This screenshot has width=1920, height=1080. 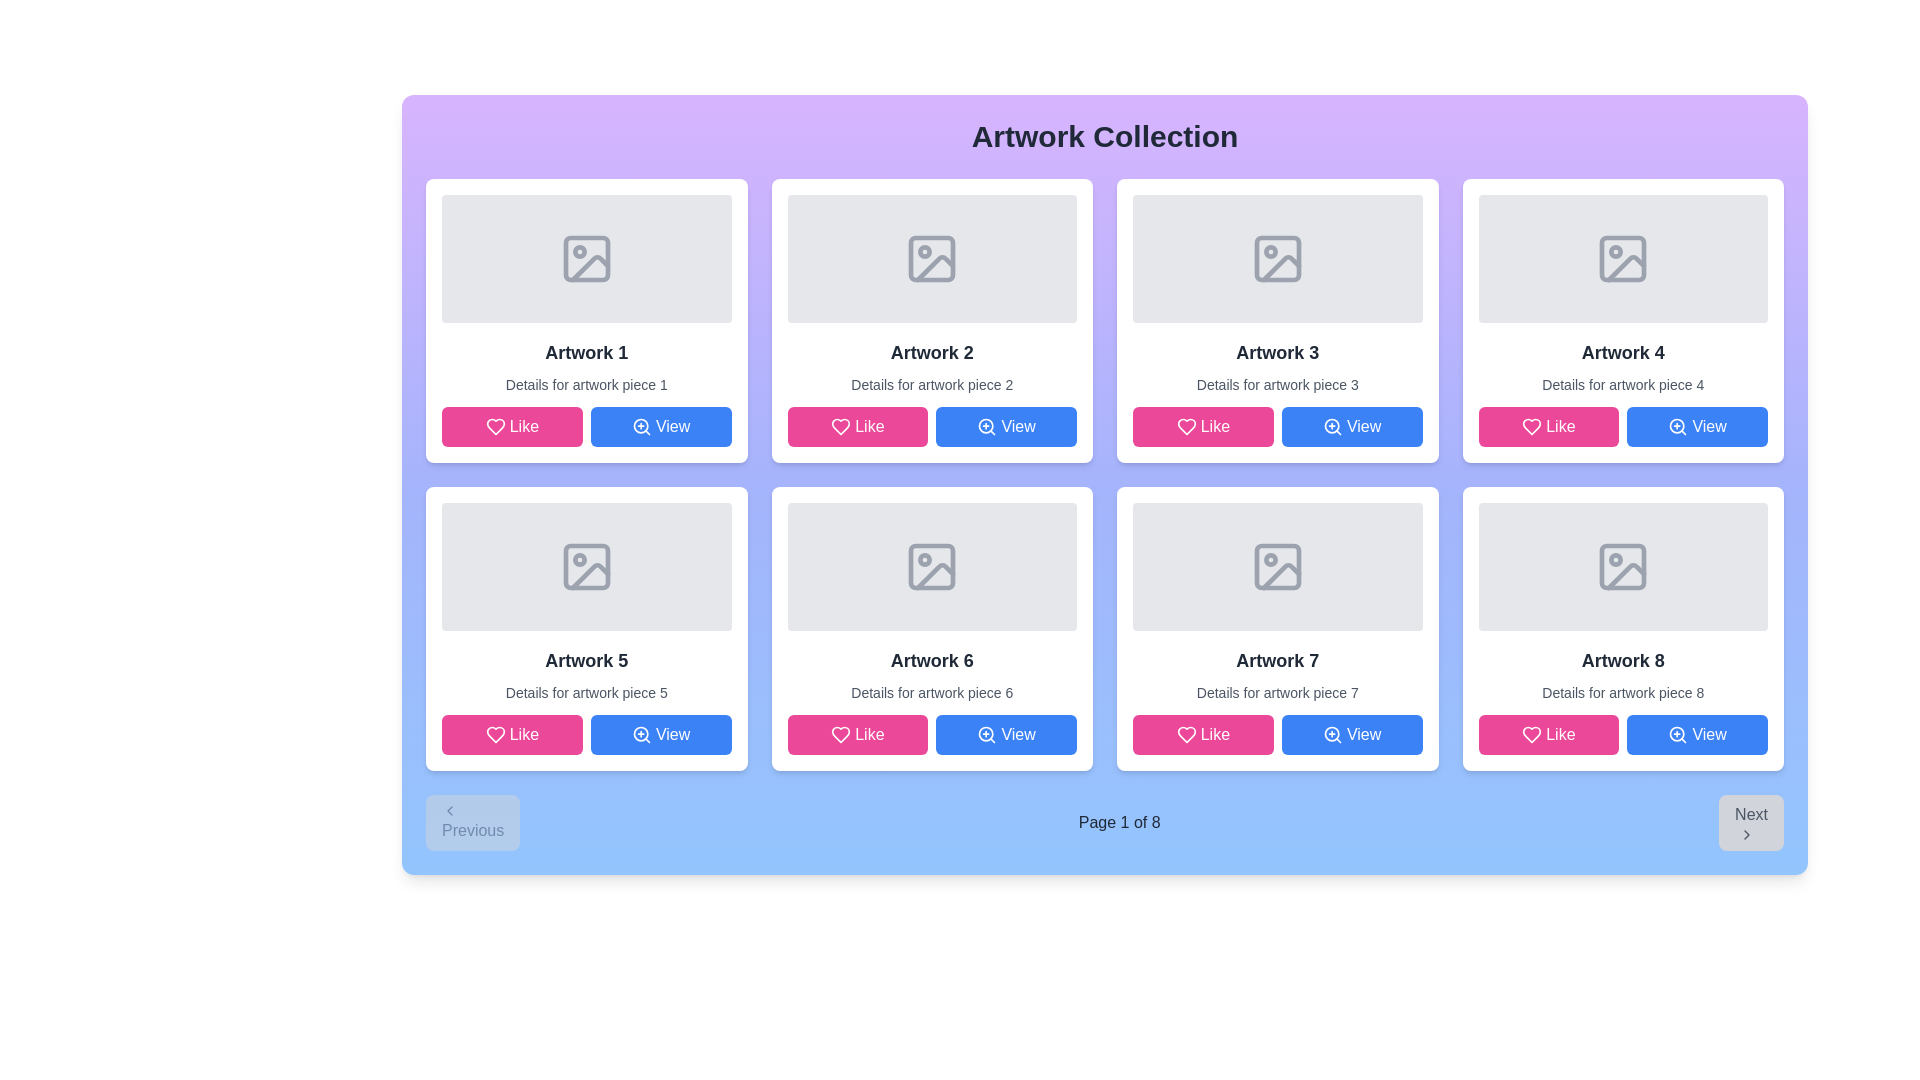 What do you see at coordinates (1547, 735) in the screenshot?
I see `the 'Like' button located at the bottom-left corner of the card for Artwork 8 to indicate a 'Like' action for the artwork` at bounding box center [1547, 735].